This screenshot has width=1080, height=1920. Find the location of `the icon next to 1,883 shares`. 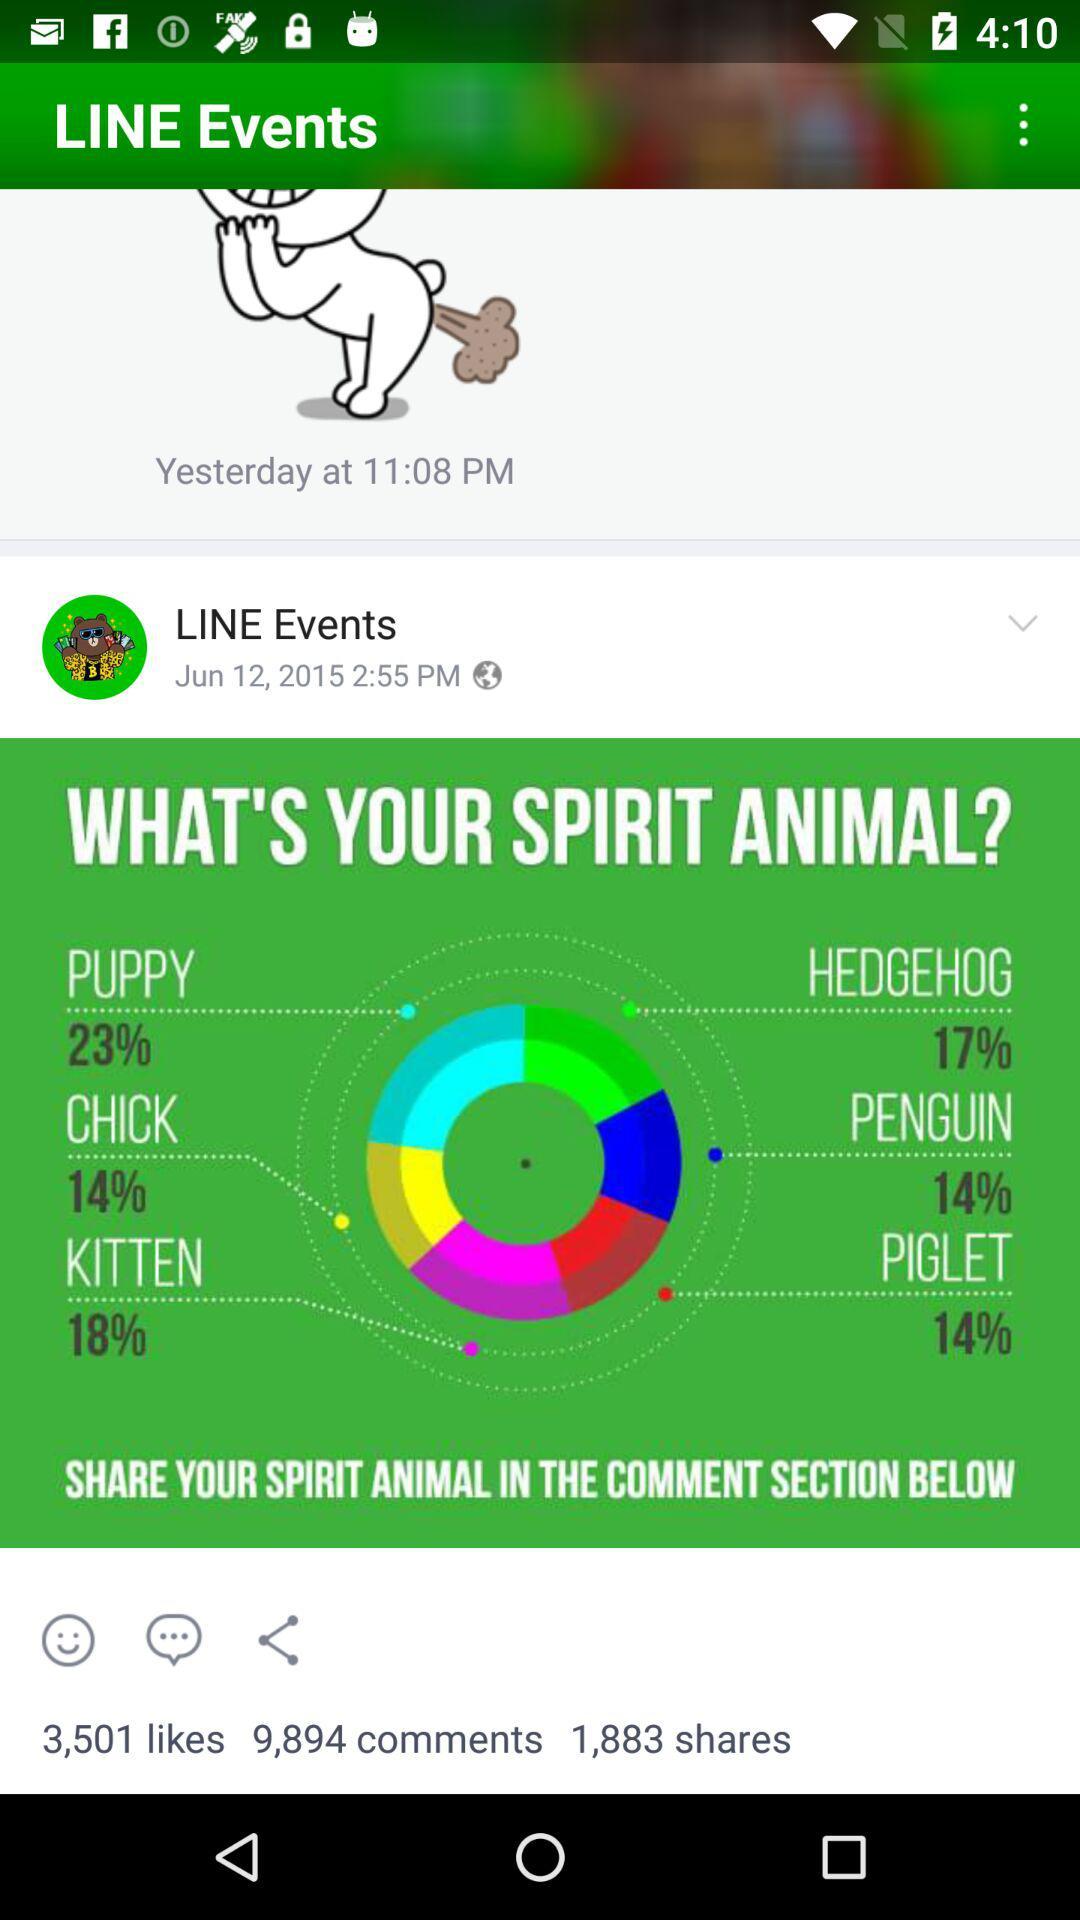

the icon next to 1,883 shares is located at coordinates (397, 1738).